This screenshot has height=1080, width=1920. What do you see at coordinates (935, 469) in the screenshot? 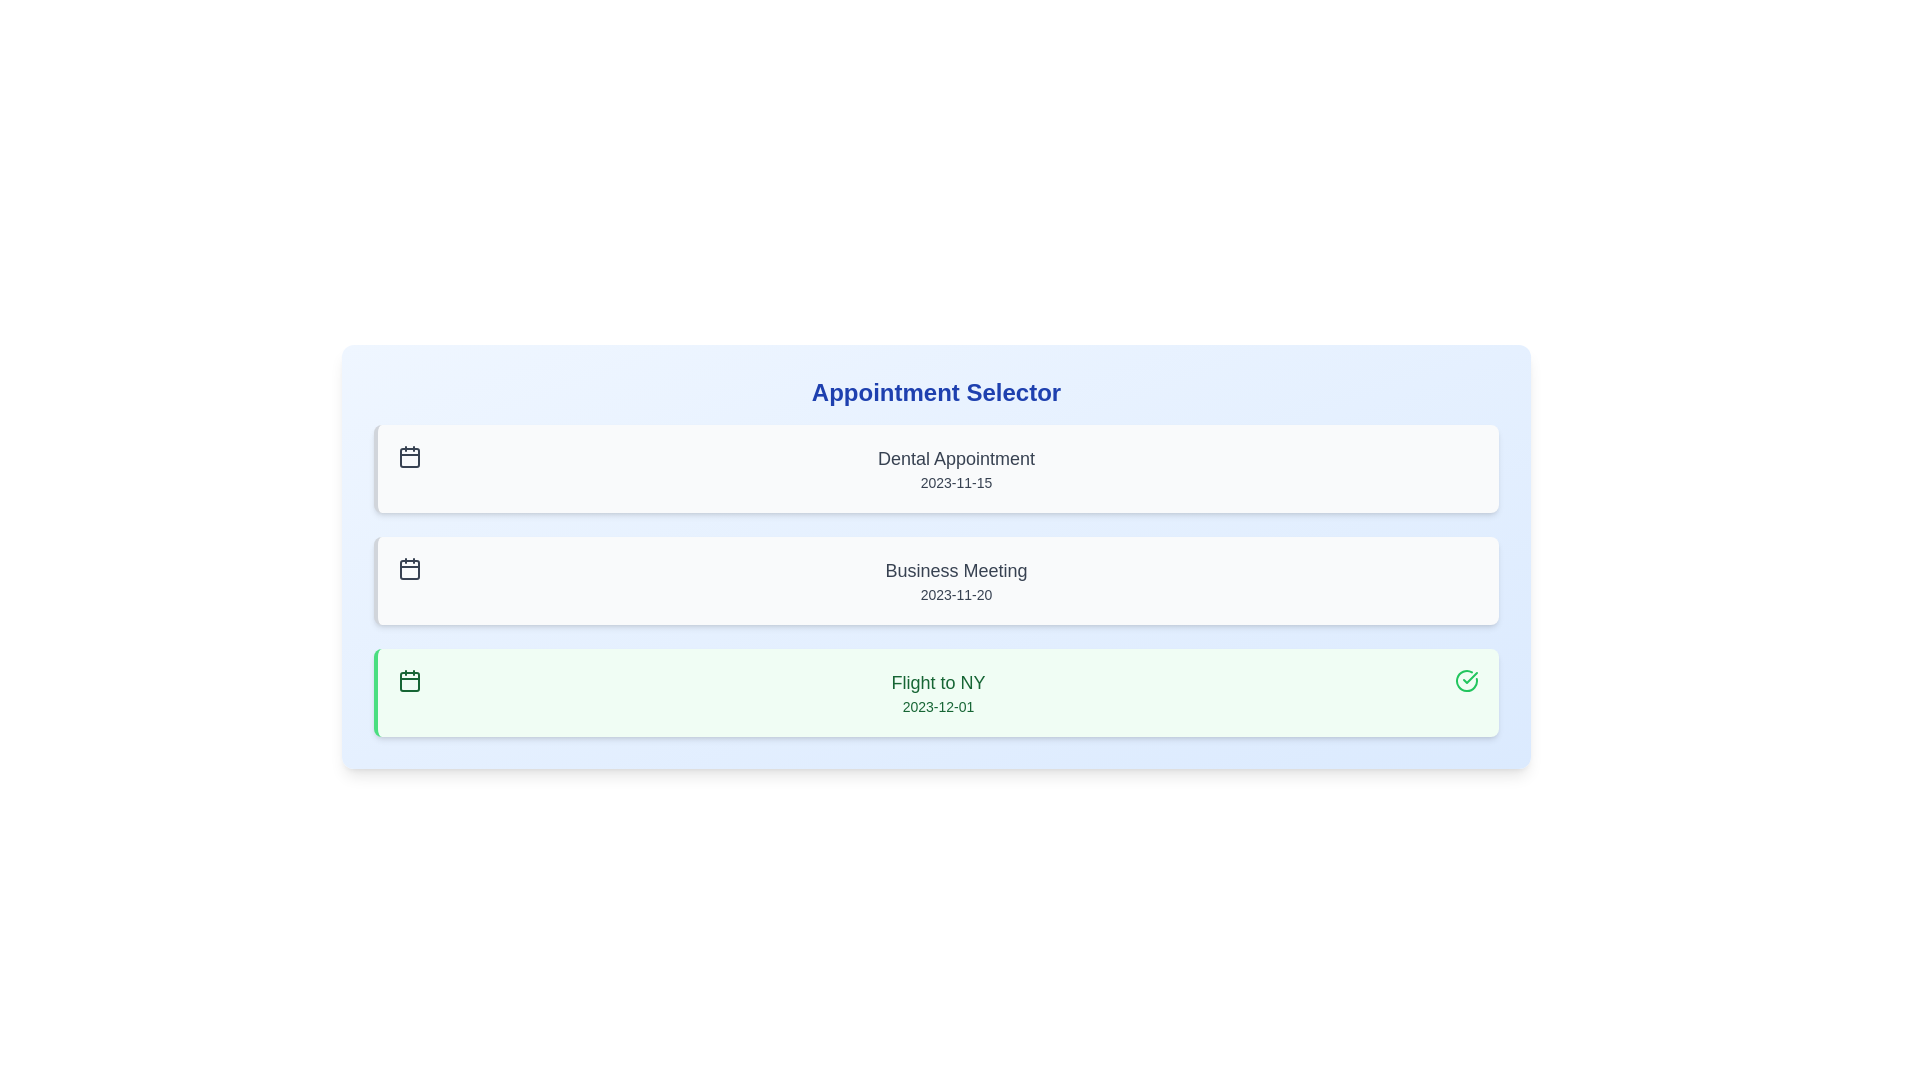
I see `the appointment with description 'Dental Appointment'` at bounding box center [935, 469].